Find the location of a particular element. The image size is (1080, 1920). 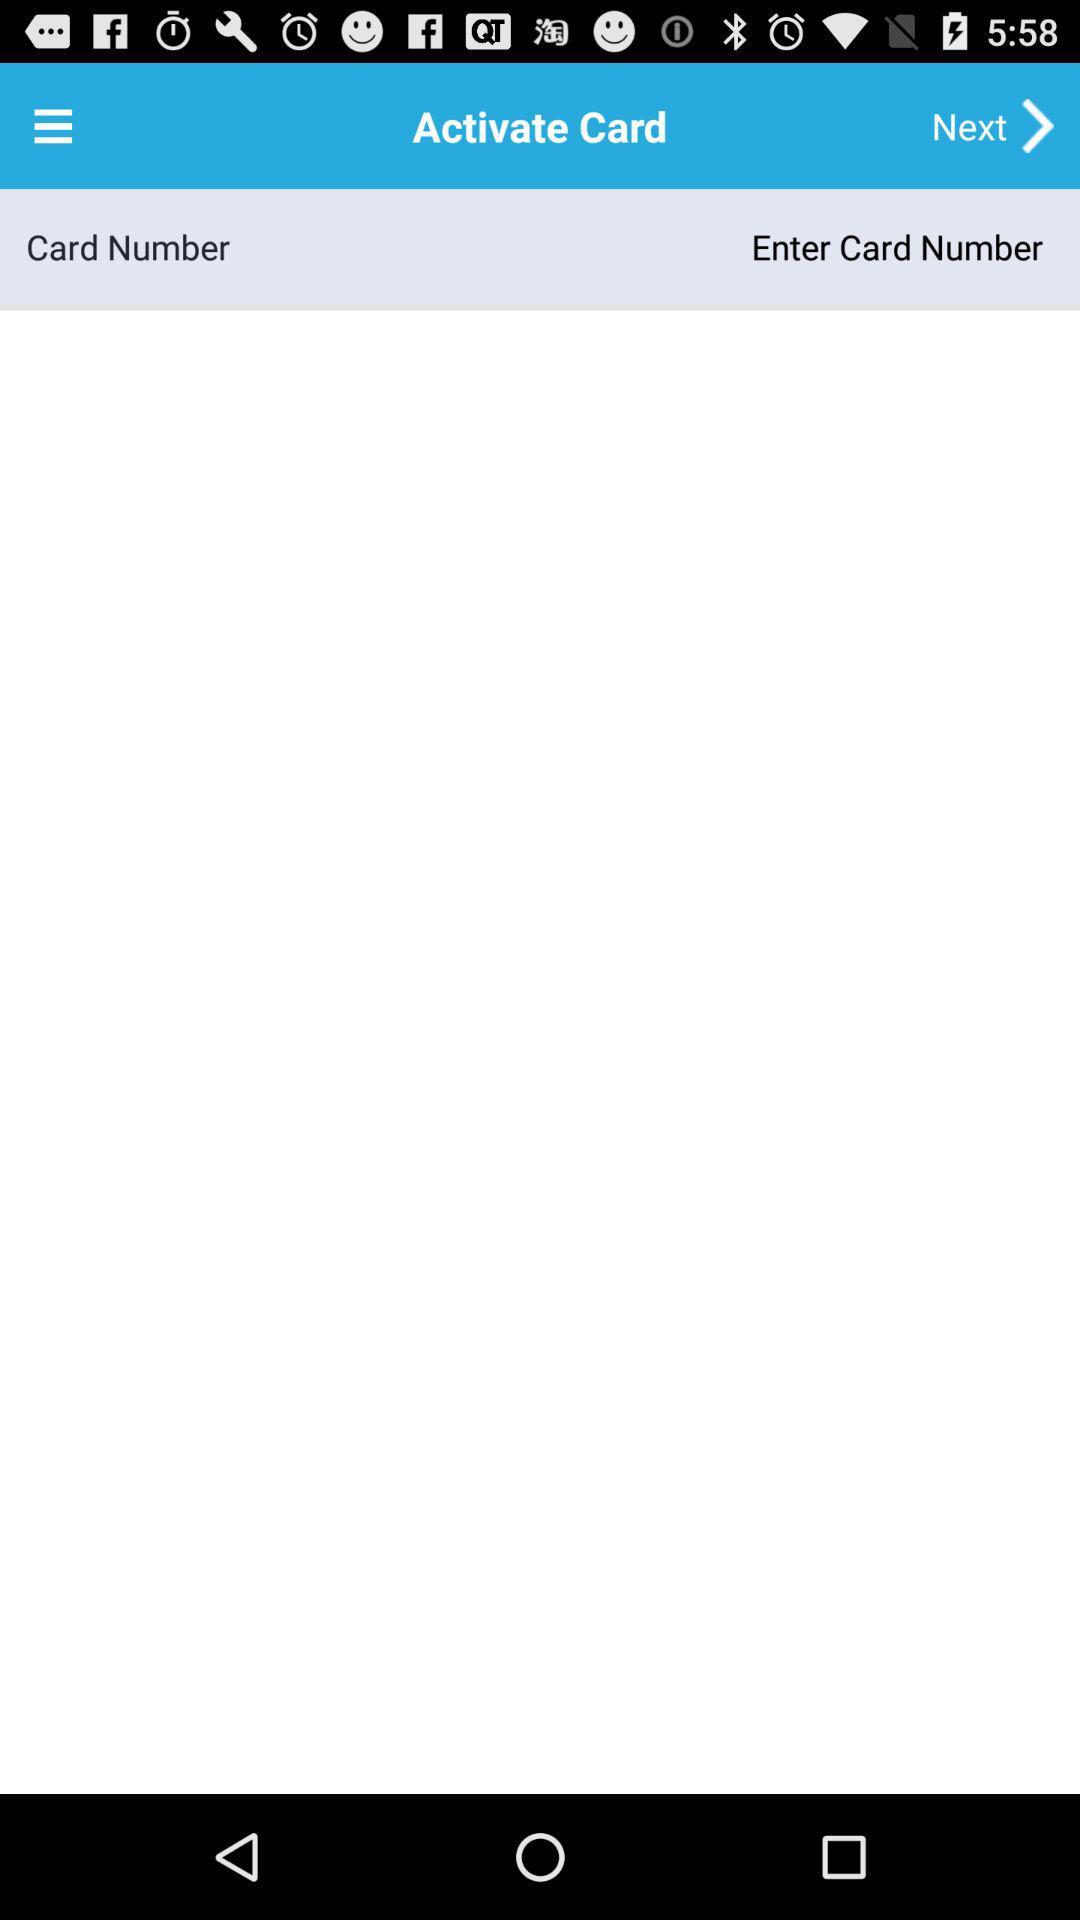

app to the left of the activate card icon is located at coordinates (52, 124).